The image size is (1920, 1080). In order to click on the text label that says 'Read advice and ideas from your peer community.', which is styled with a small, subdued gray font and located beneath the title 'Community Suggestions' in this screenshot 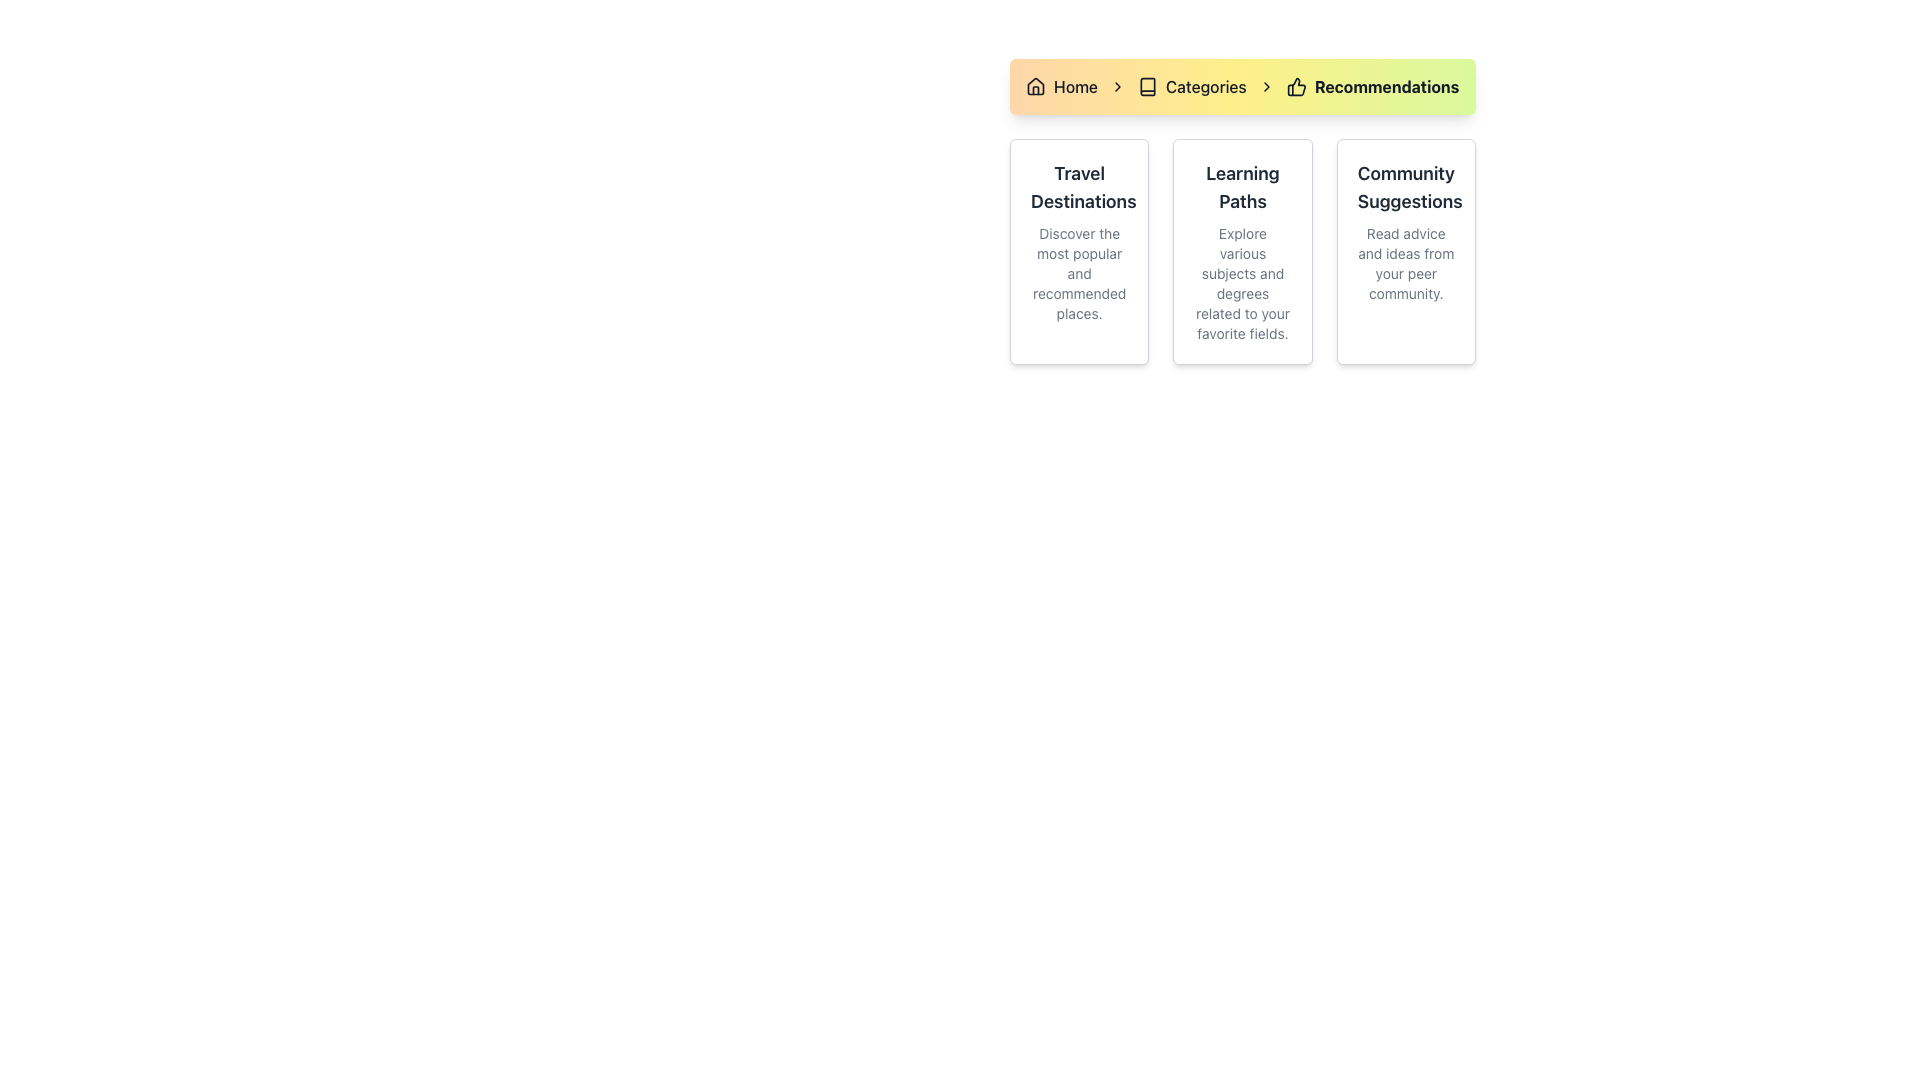, I will do `click(1405, 262)`.